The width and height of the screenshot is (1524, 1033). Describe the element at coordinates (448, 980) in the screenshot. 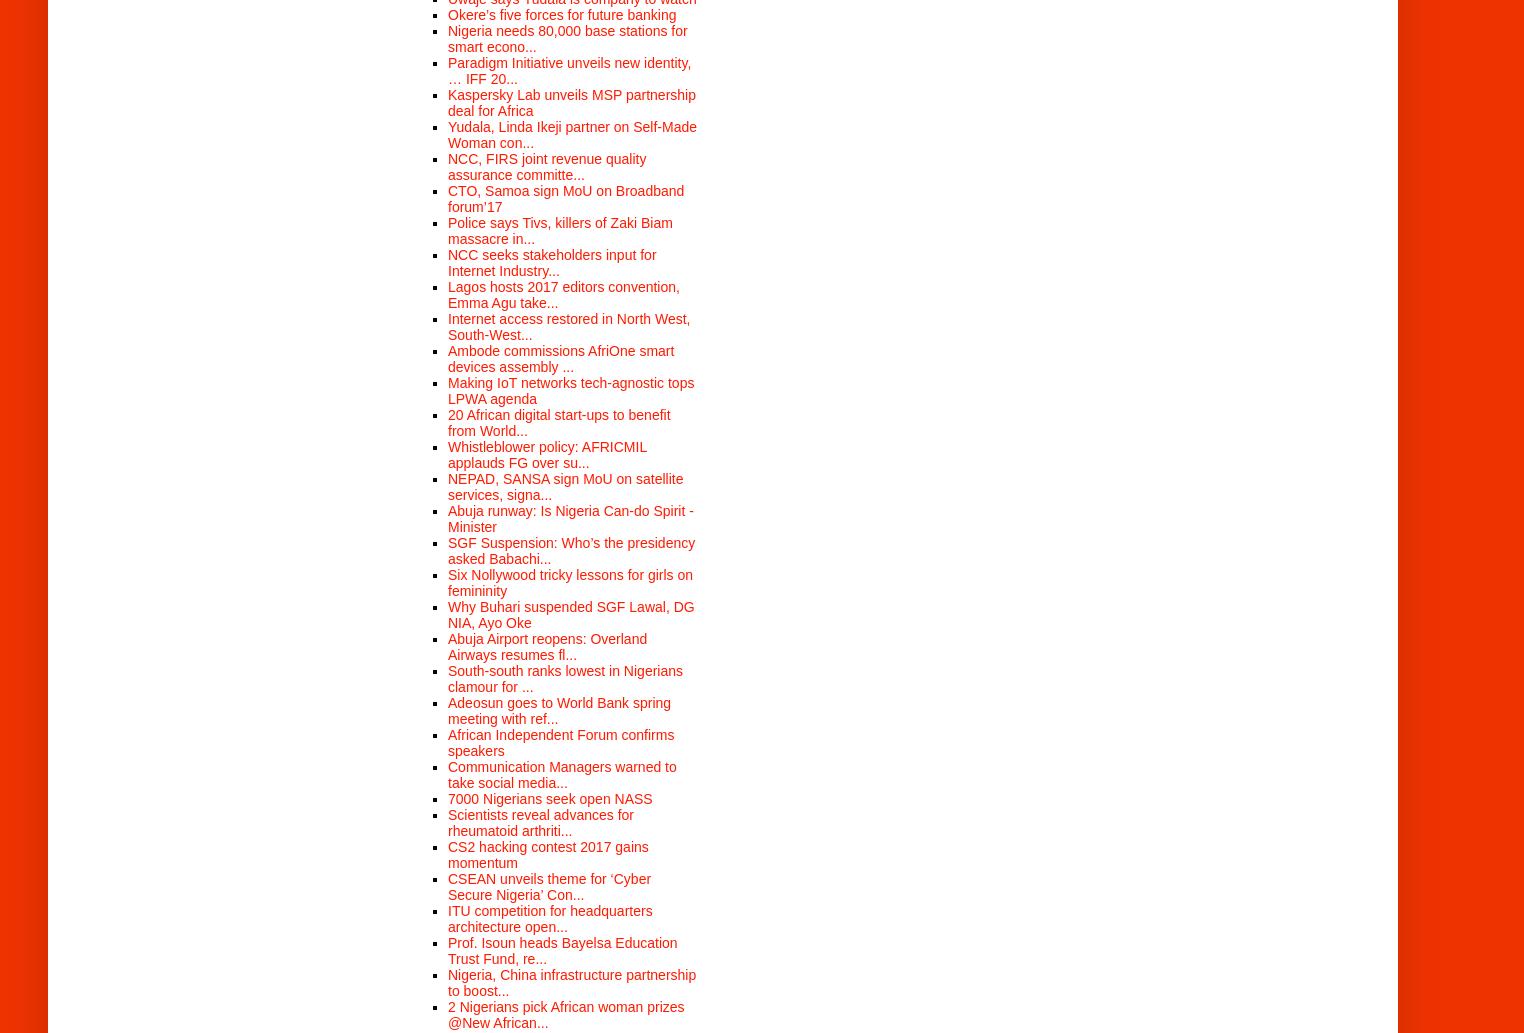

I see `'Nigeria, China infrastructure partnership to boost...'` at that location.